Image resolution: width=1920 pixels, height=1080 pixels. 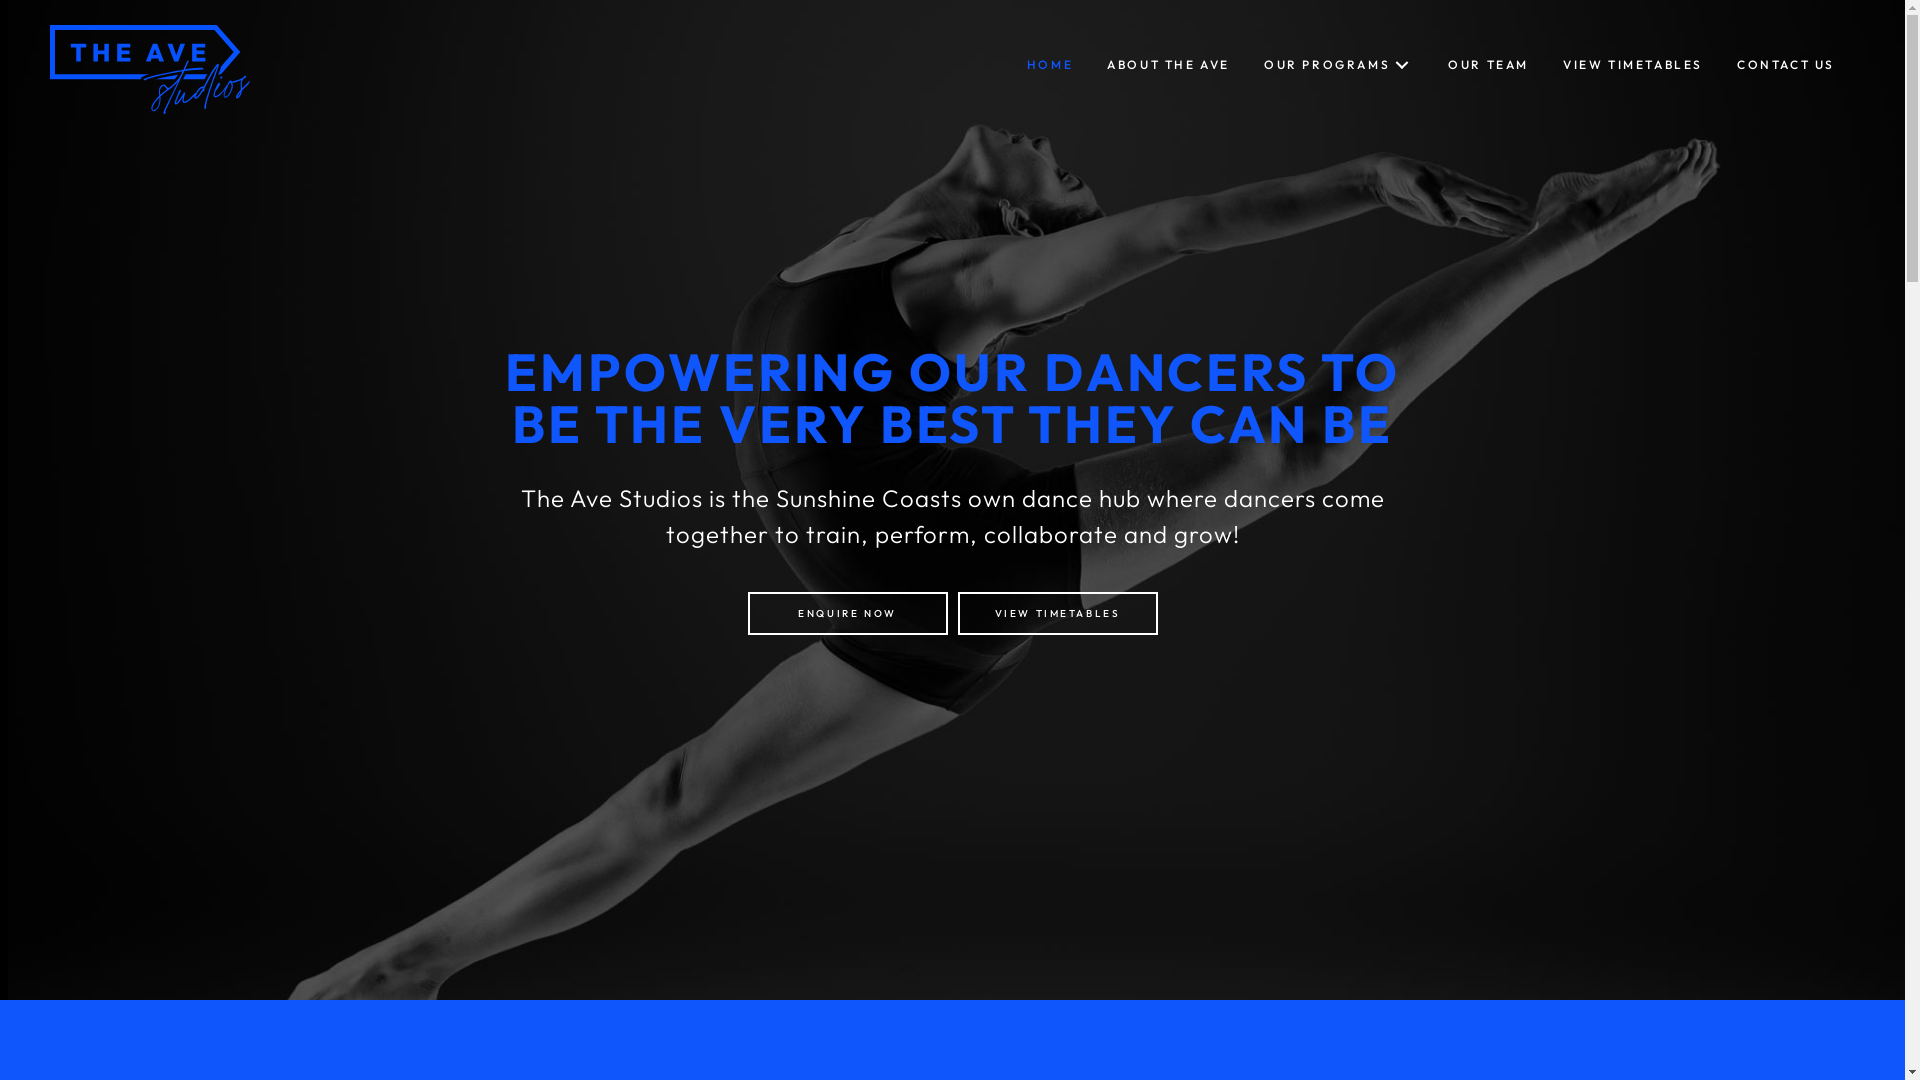 I want to click on 'ENQUIRE NOW', so click(x=848, y=612).